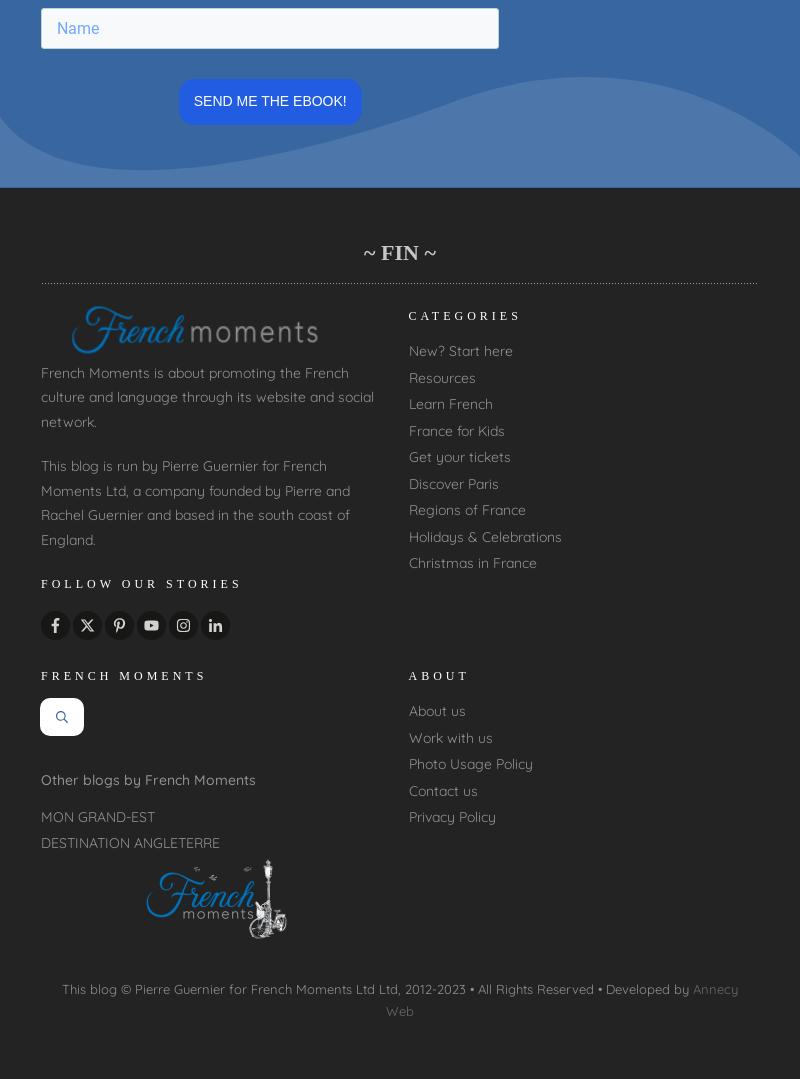 This screenshot has width=800, height=1079. Describe the element at coordinates (452, 481) in the screenshot. I see `'Discover Paris'` at that location.